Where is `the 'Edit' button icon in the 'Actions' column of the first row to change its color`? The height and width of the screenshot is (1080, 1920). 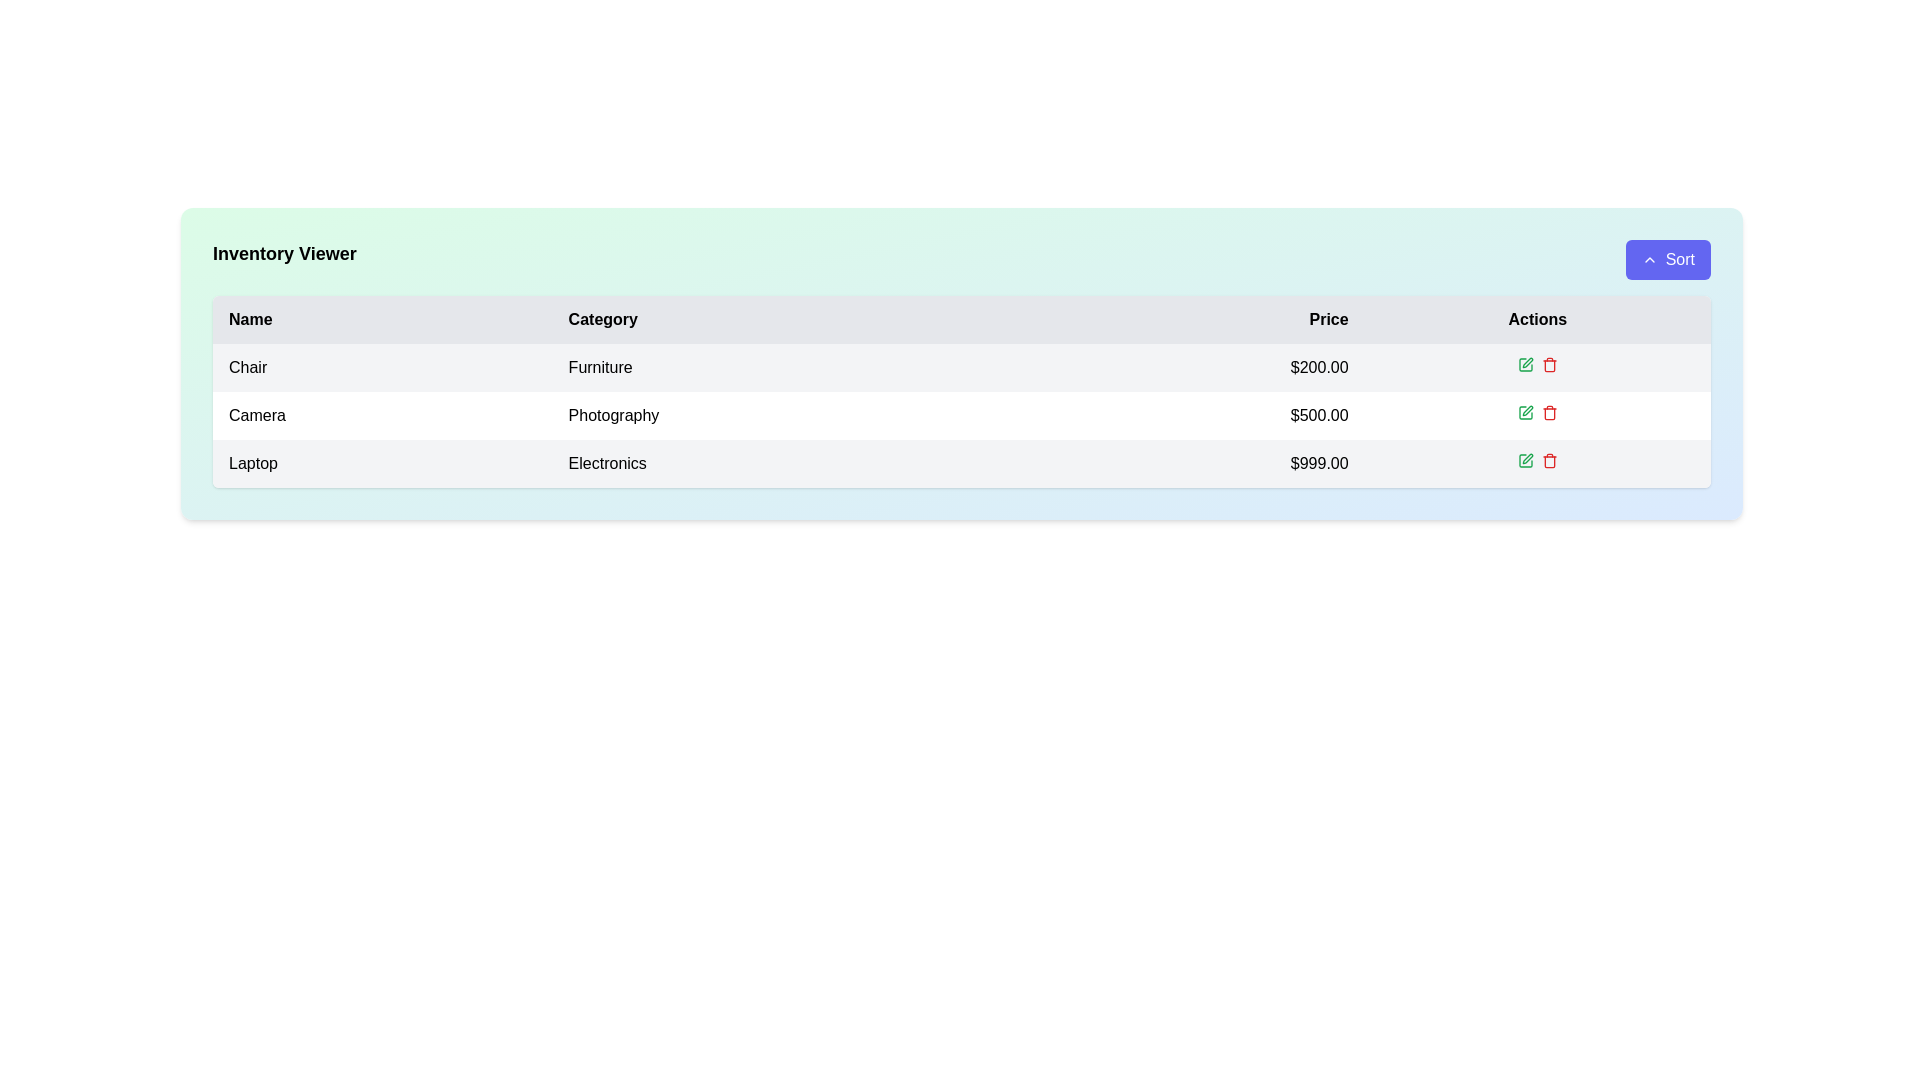
the 'Edit' button icon in the 'Actions' column of the first row to change its color is located at coordinates (1524, 365).